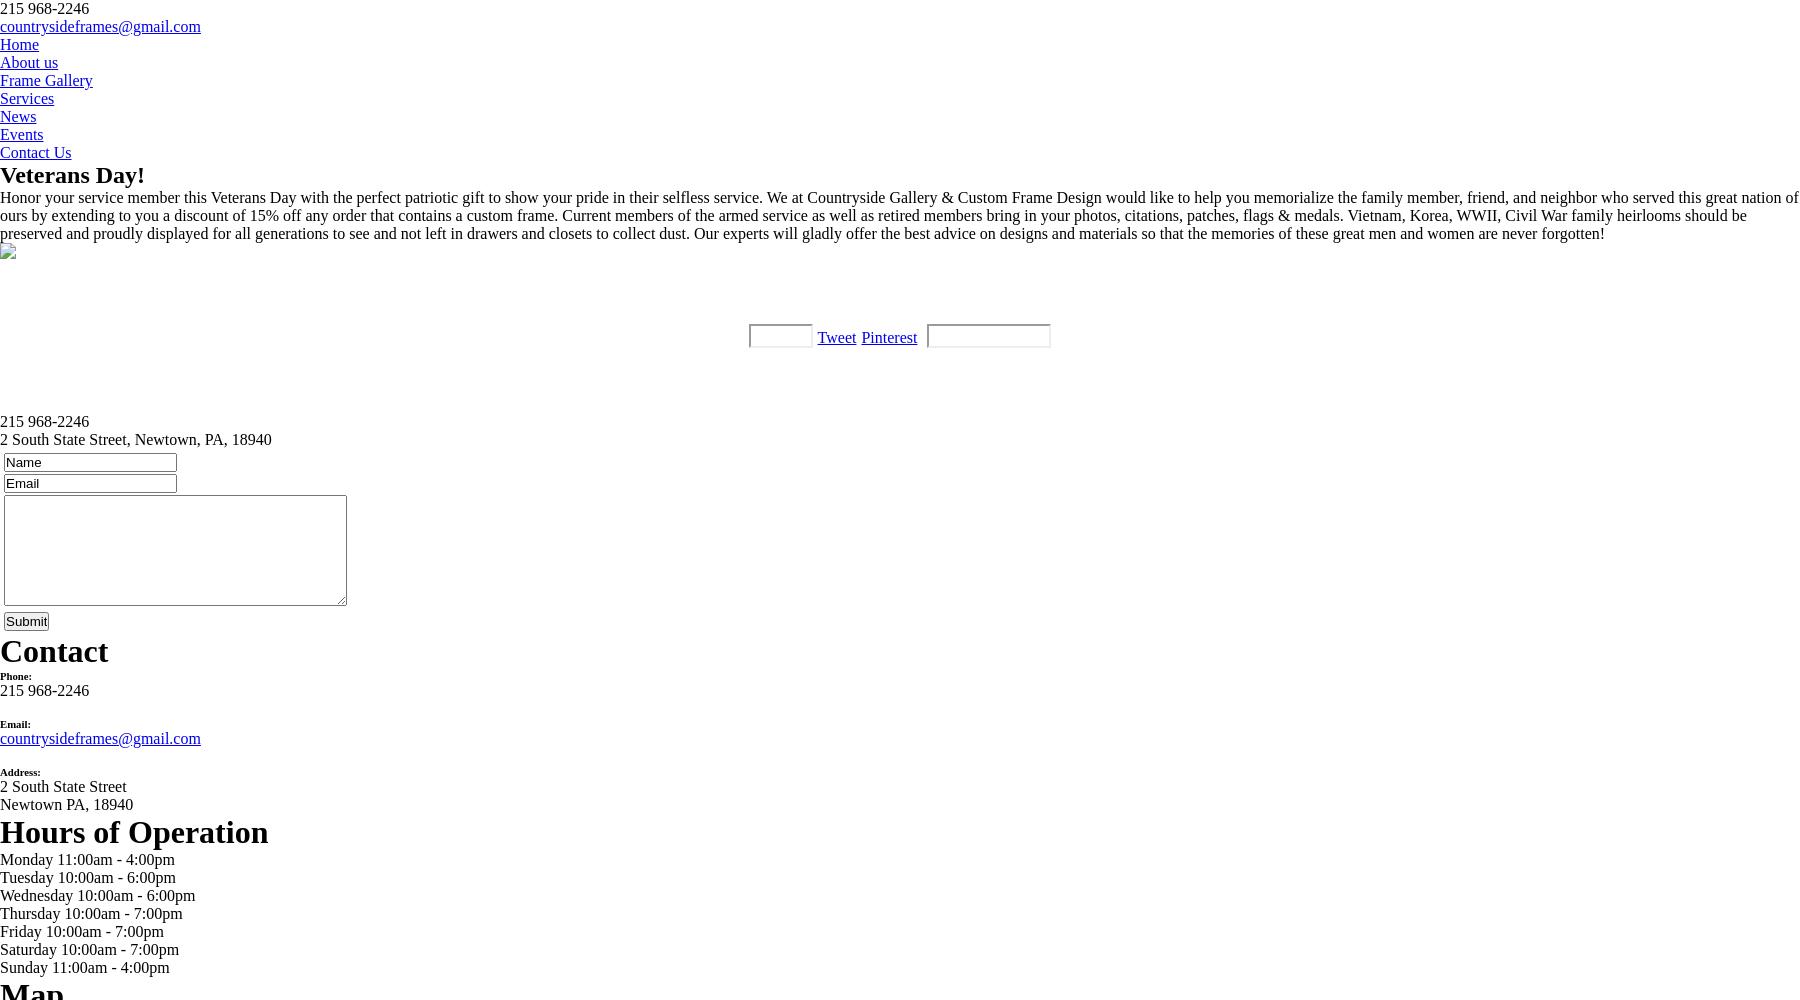 Image resolution: width=1800 pixels, height=1000 pixels. Describe the element at coordinates (0, 831) in the screenshot. I see `'Hours of Operation'` at that location.